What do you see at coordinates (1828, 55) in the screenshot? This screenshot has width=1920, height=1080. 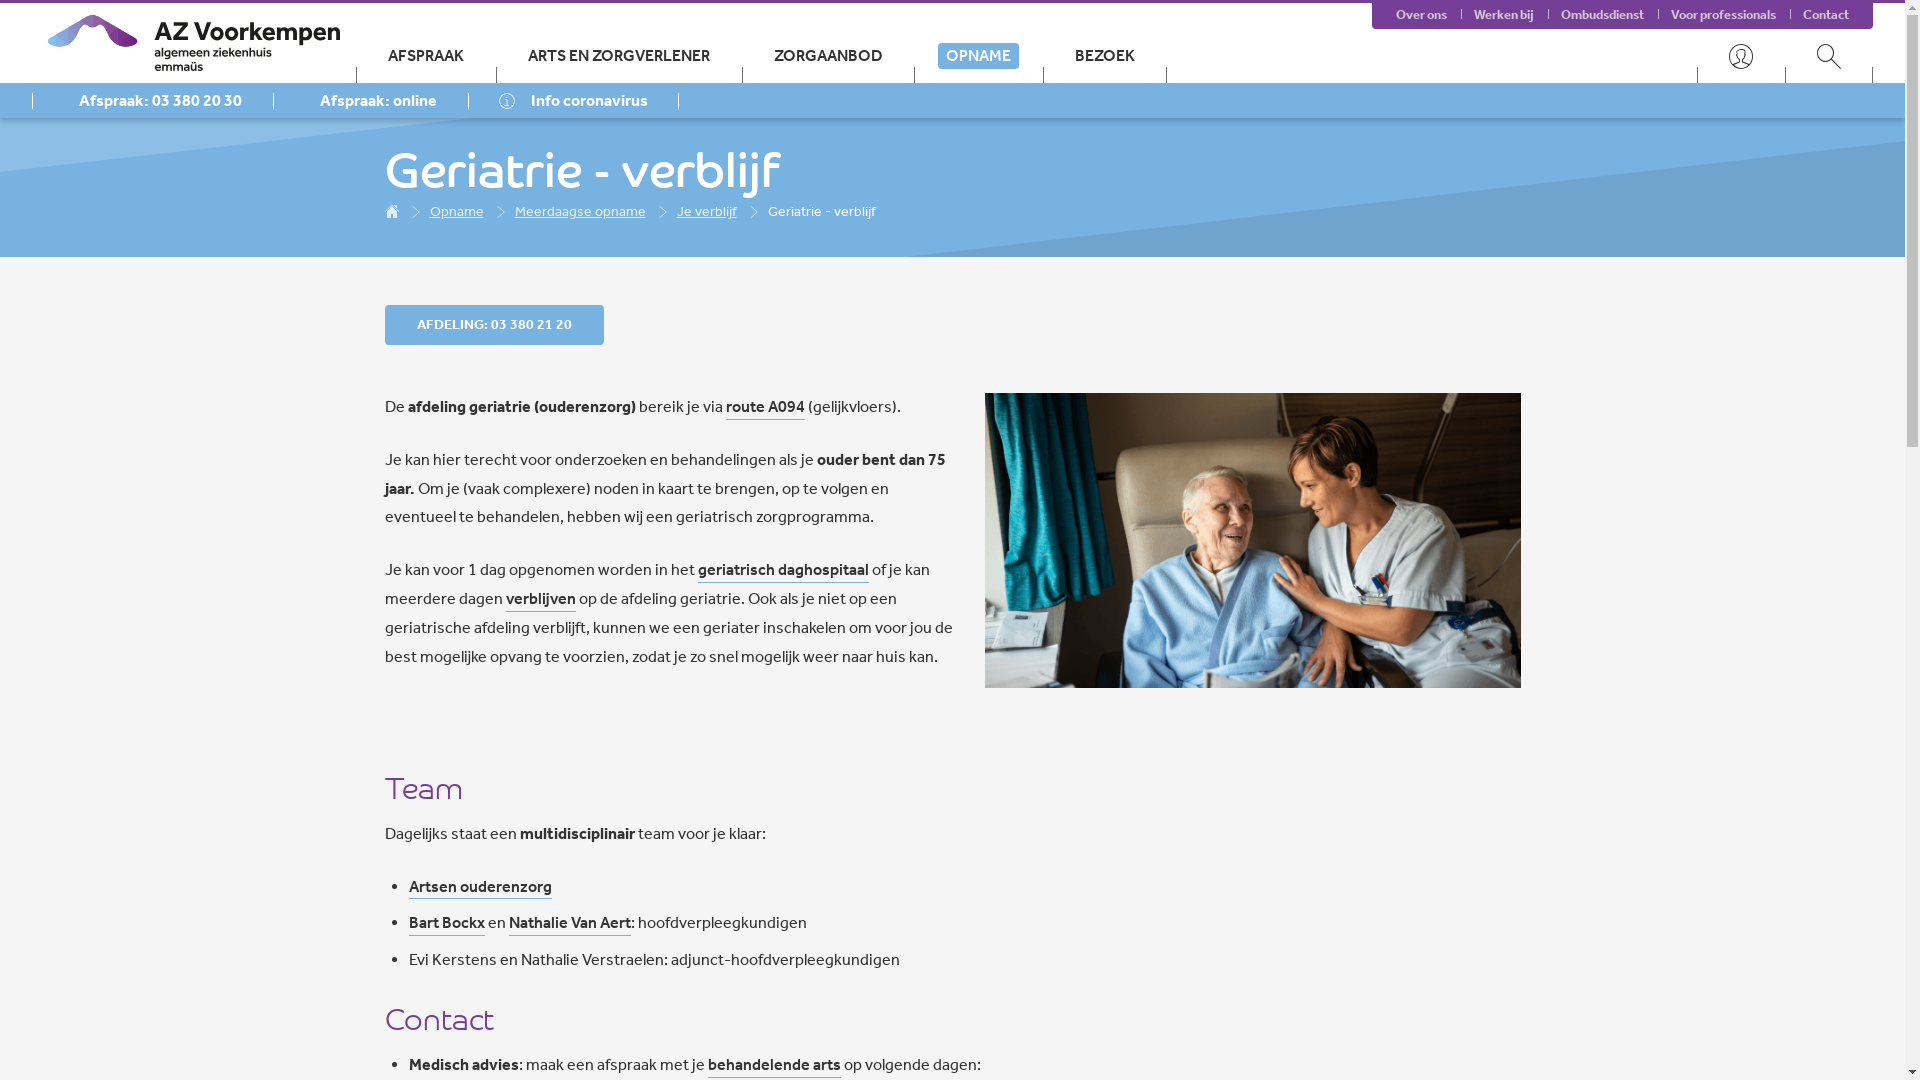 I see `'Search menu'` at bounding box center [1828, 55].